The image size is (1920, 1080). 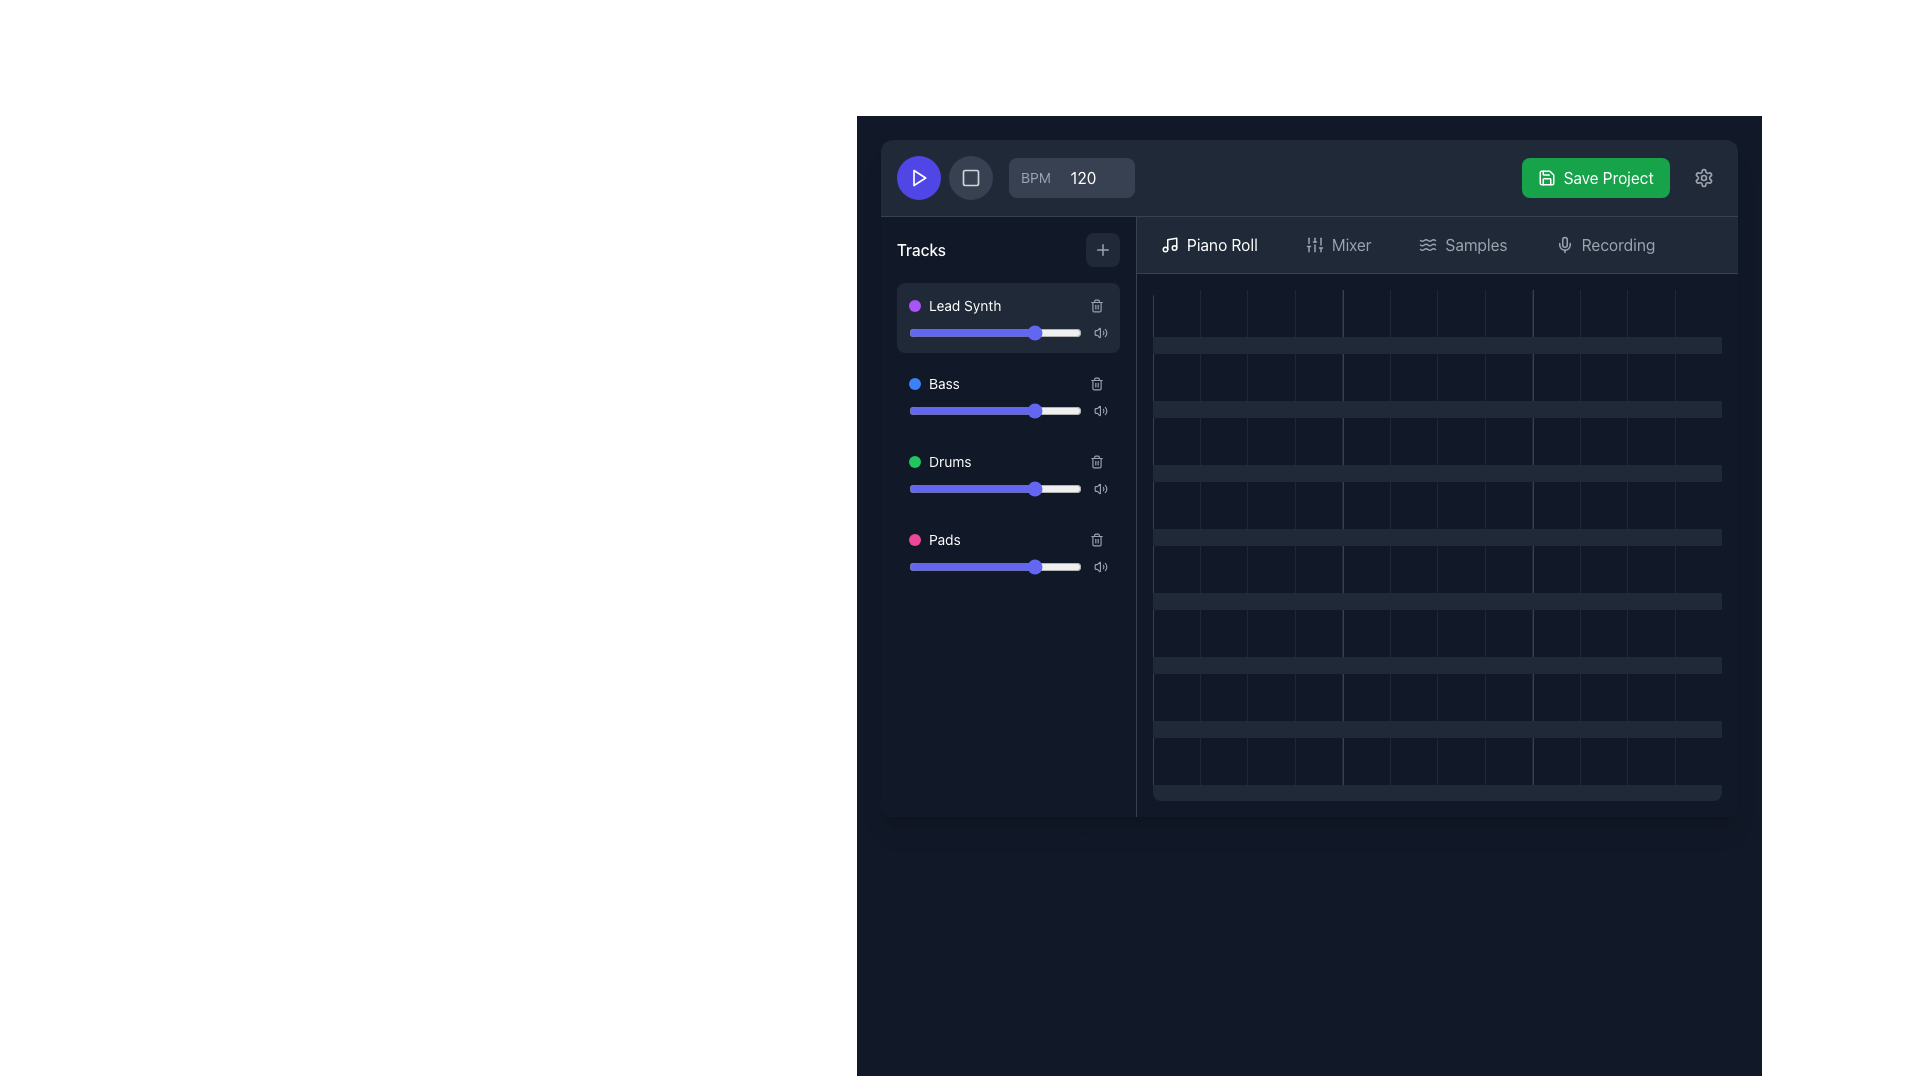 What do you see at coordinates (951, 410) in the screenshot?
I see `the slider value` at bounding box center [951, 410].